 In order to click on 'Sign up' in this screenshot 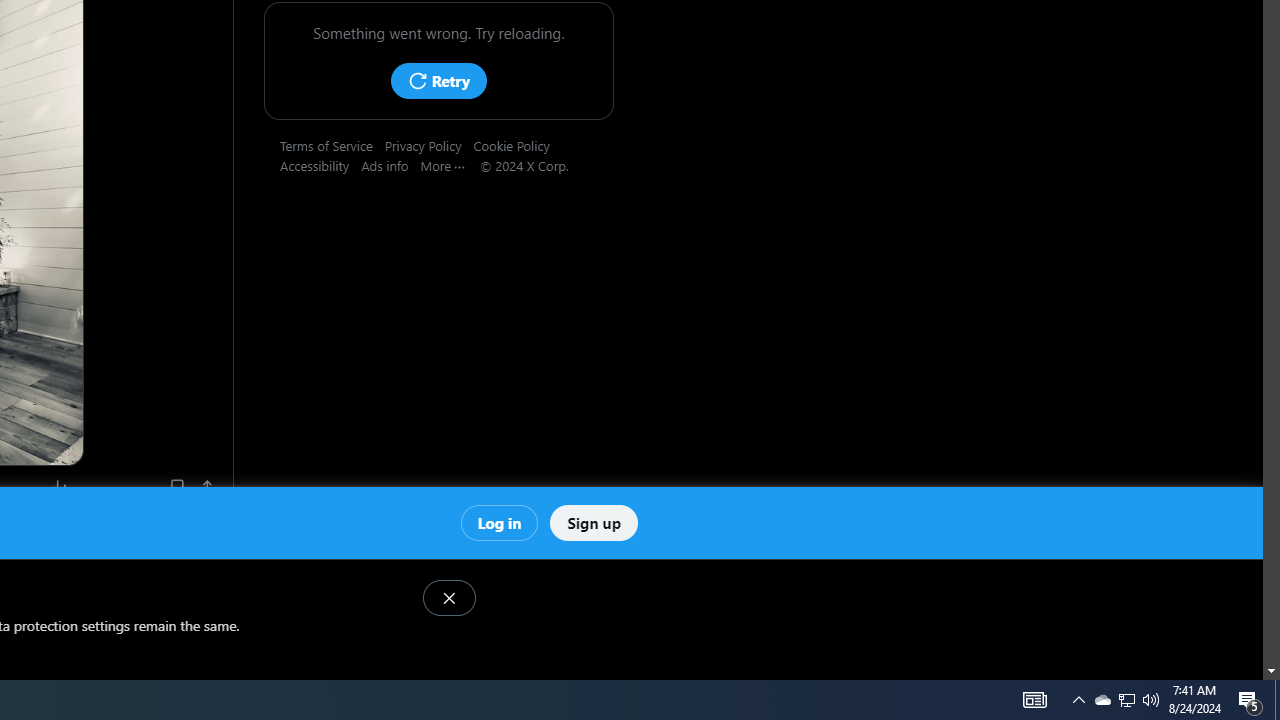, I will do `click(592, 521)`.